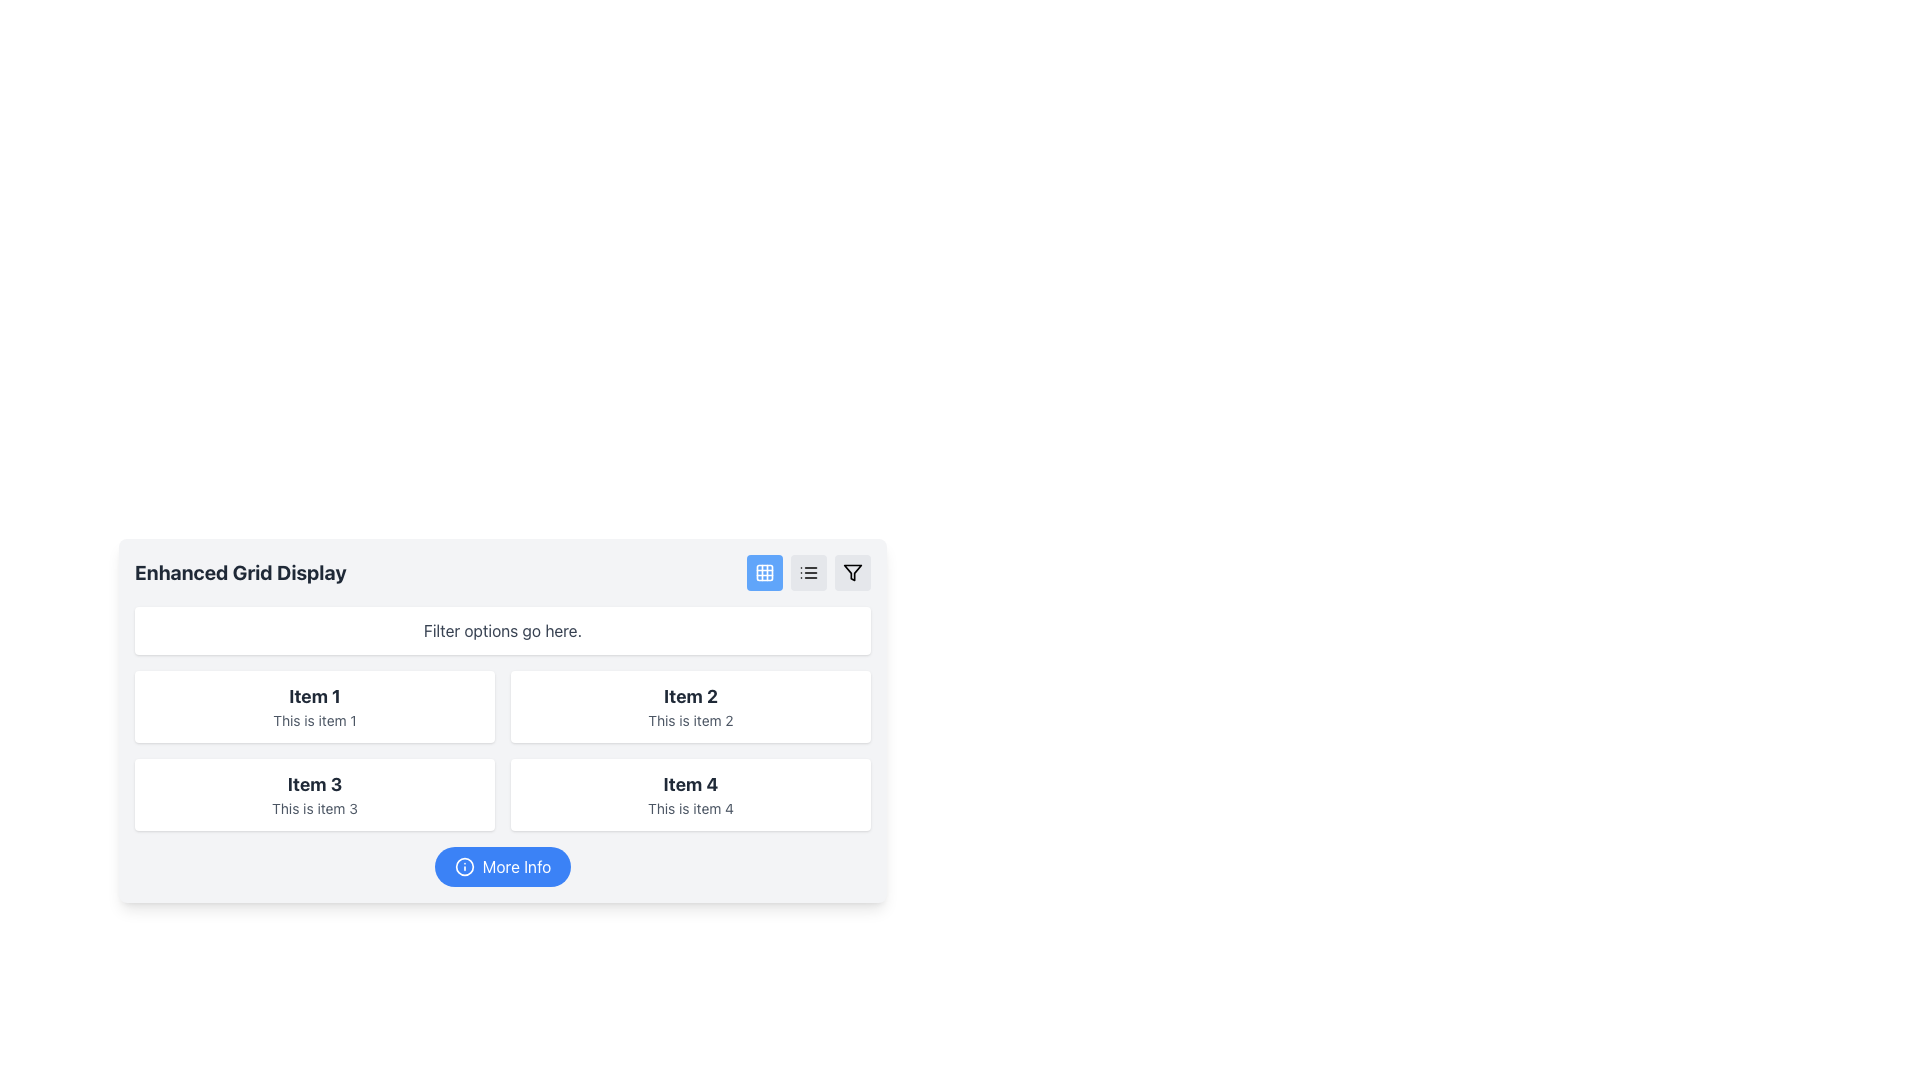 This screenshot has width=1920, height=1080. I want to click on the text label displaying 'Item 4', which is styled with a bold font and is located in the second row, fourth column of the grid layout, so click(691, 784).